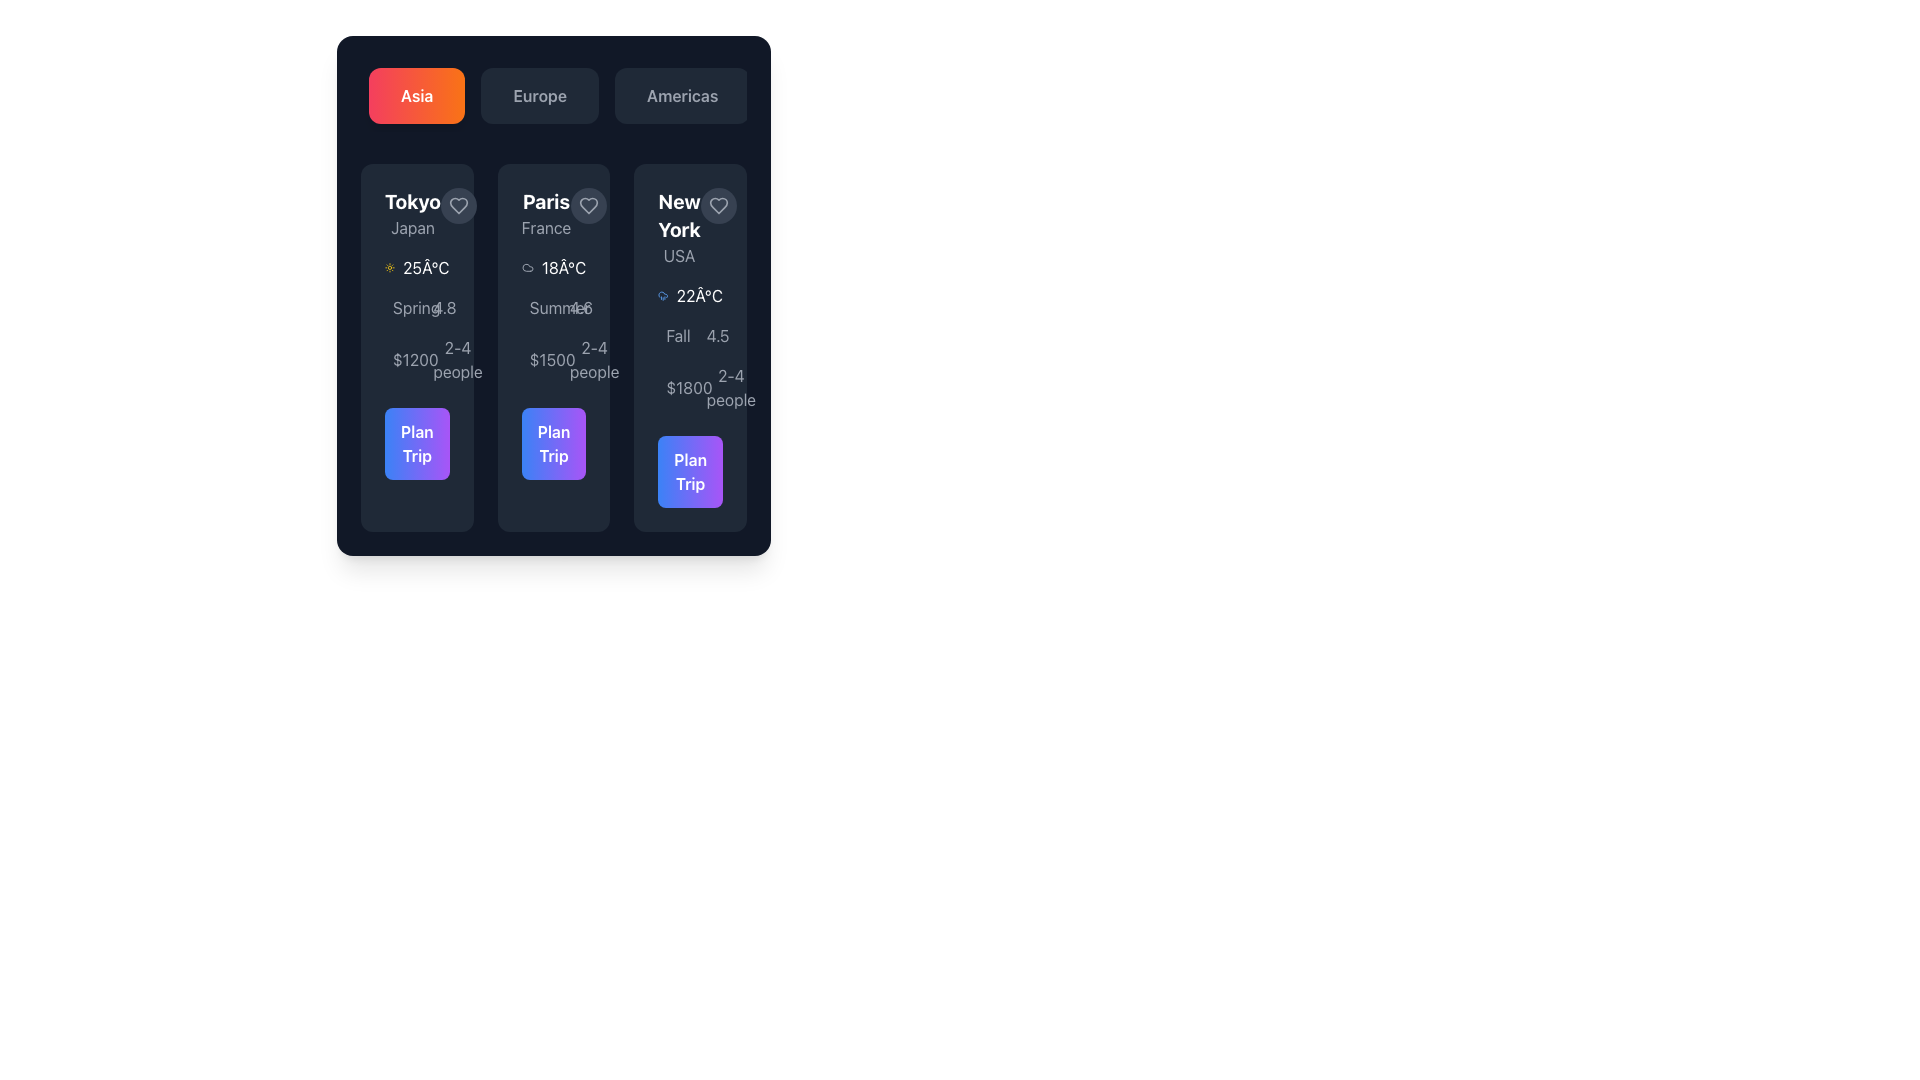 This screenshot has height=1080, width=1920. What do you see at coordinates (397, 308) in the screenshot?
I see `the text label indicating the travel season, which is located in the first column of a grid, directly to the right of a seasonal weather icon and above the rating information` at bounding box center [397, 308].